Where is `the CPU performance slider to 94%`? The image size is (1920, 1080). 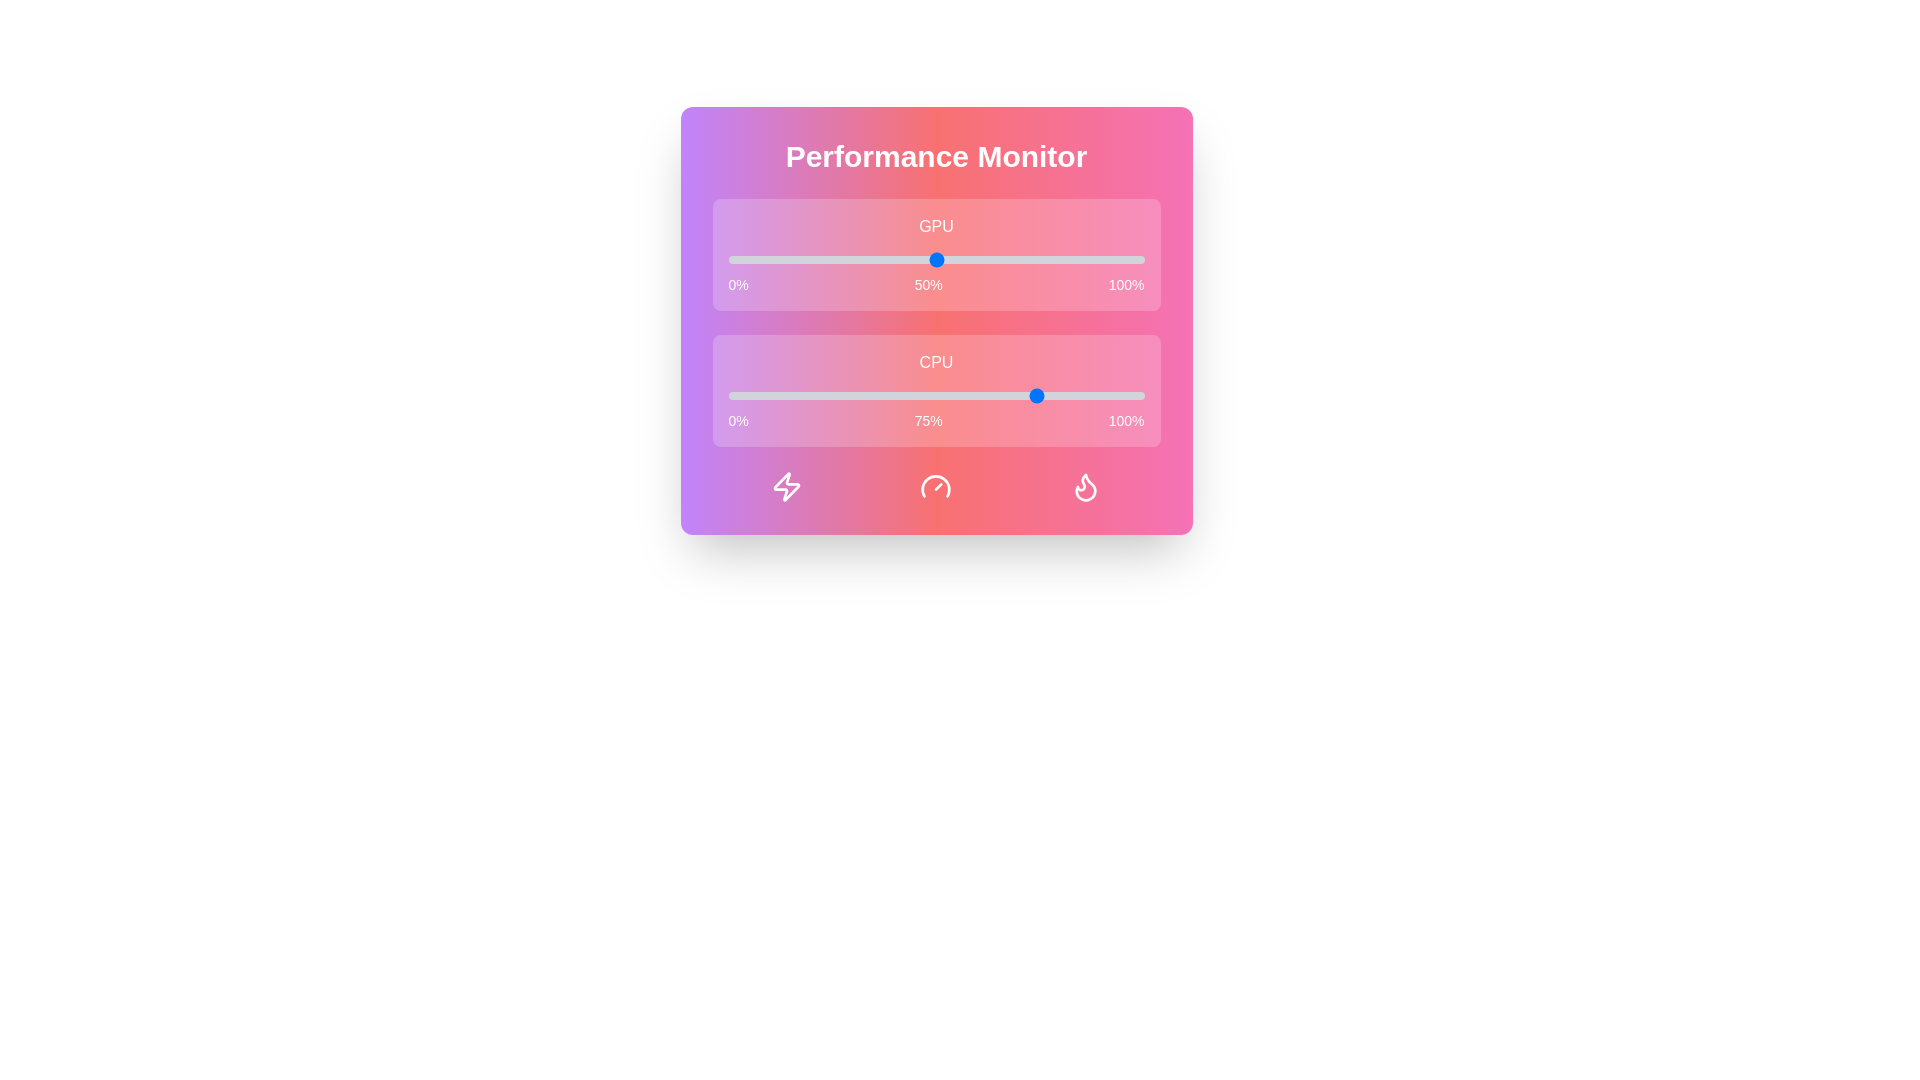
the CPU performance slider to 94% is located at coordinates (1118, 396).